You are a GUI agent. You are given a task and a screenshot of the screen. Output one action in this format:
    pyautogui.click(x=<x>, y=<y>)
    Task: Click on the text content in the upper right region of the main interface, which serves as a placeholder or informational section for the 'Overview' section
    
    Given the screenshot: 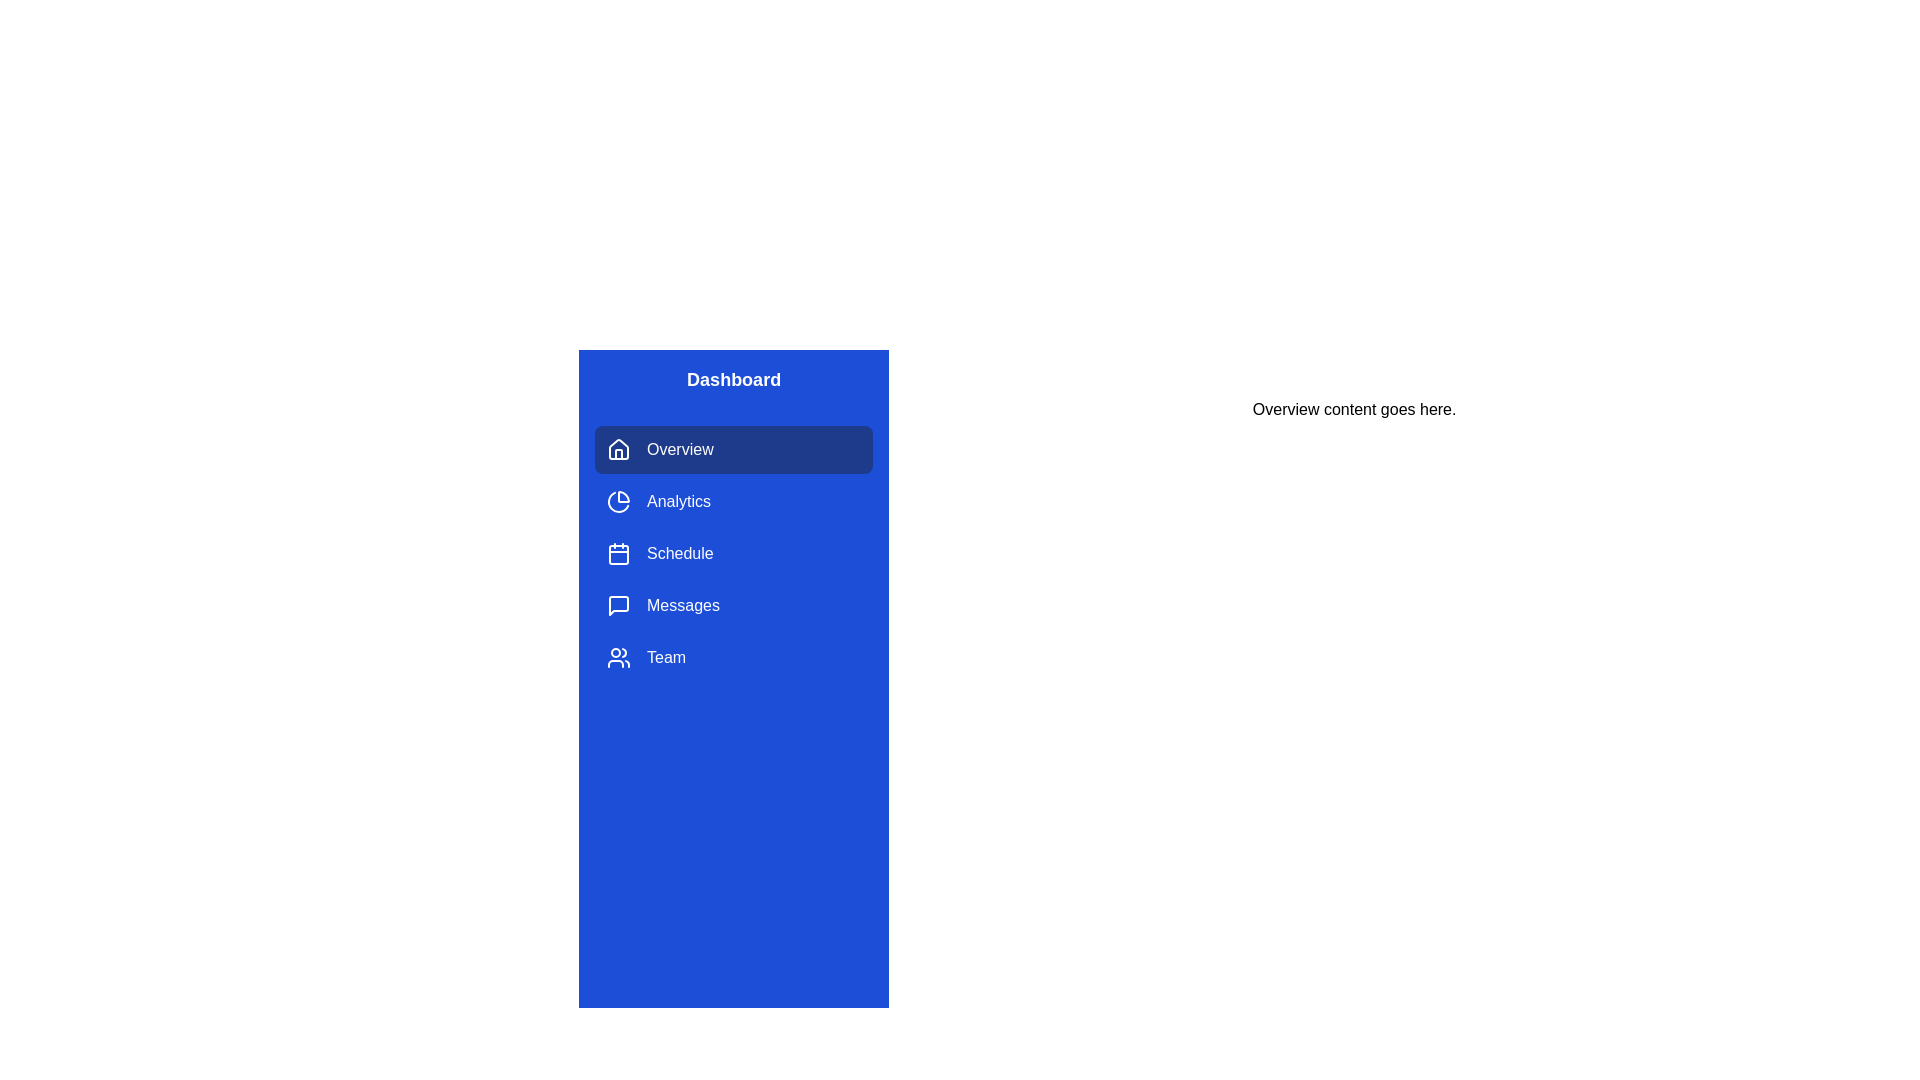 What is the action you would take?
    pyautogui.click(x=1354, y=408)
    